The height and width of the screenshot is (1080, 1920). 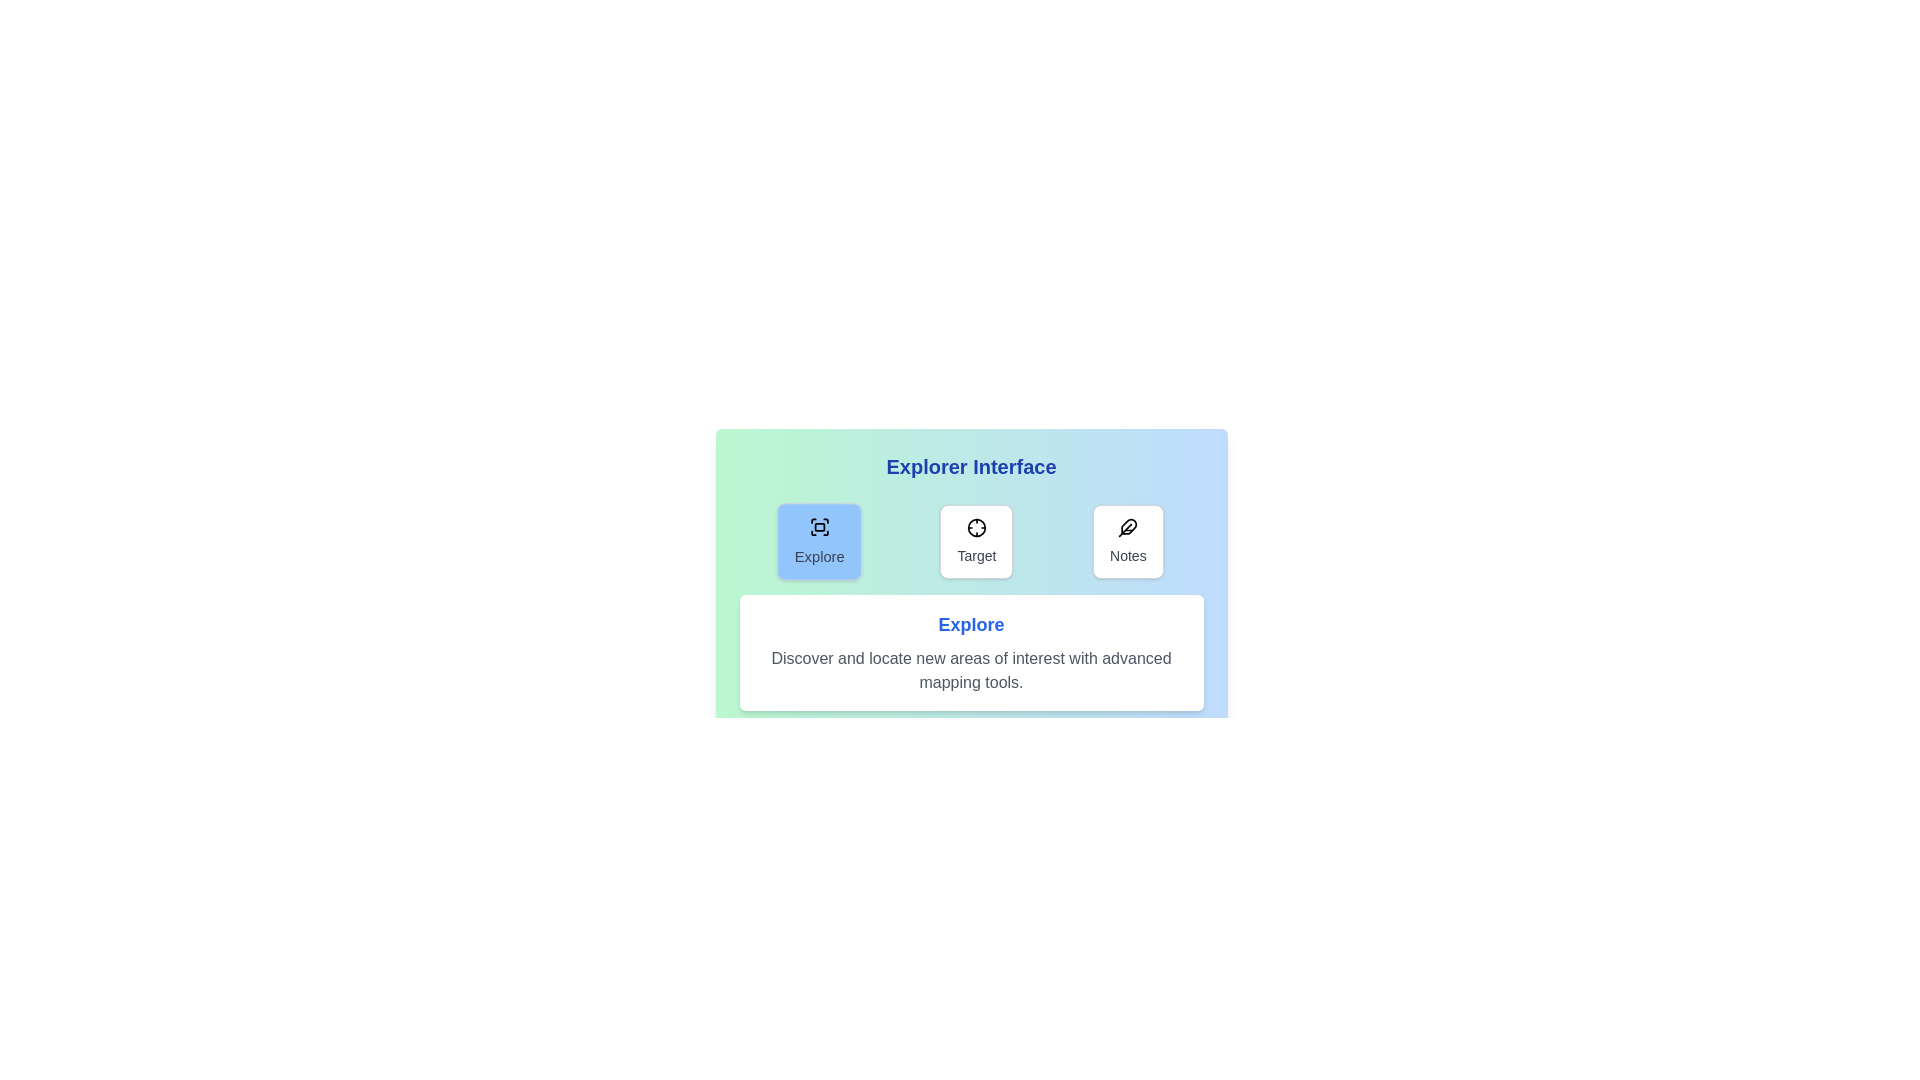 I want to click on the Target tab to view its content, so click(x=976, y=542).